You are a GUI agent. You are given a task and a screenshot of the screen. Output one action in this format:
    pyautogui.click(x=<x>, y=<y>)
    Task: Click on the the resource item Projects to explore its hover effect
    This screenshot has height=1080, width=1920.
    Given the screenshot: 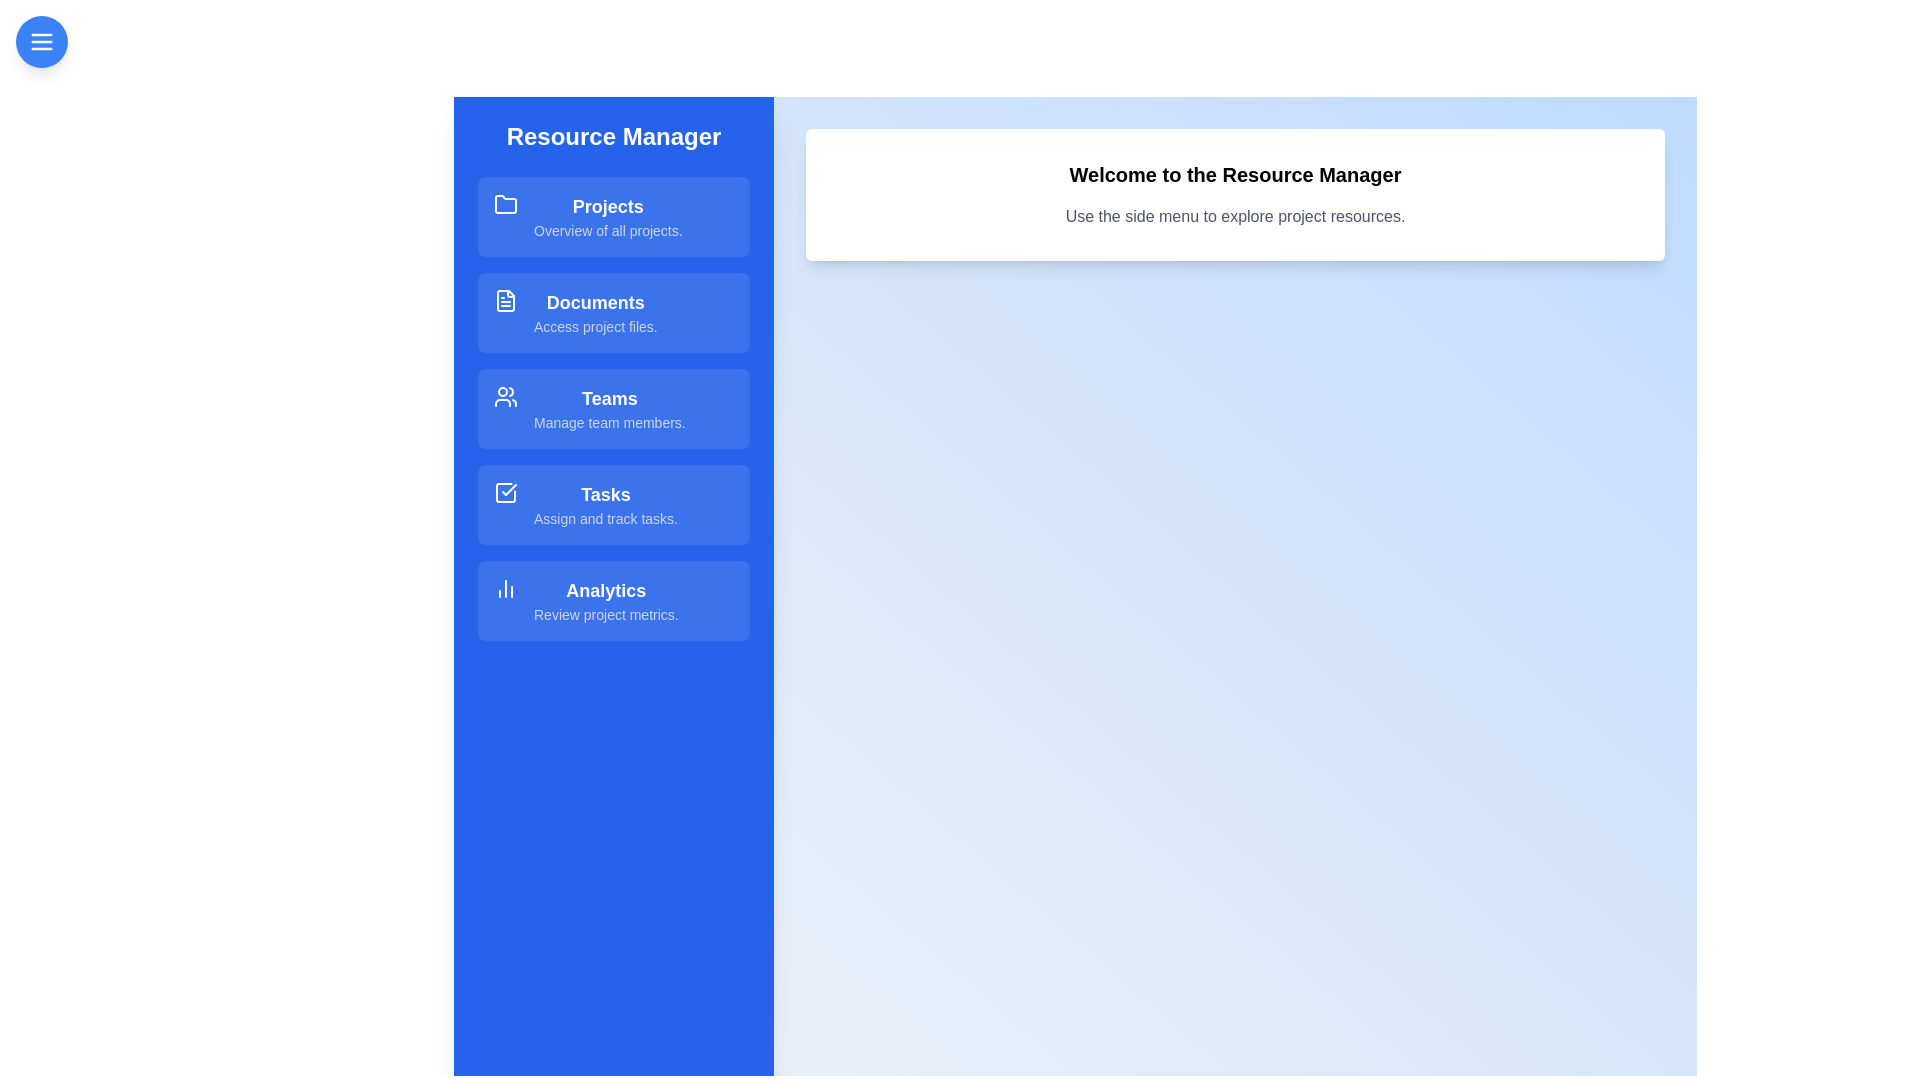 What is the action you would take?
    pyautogui.click(x=613, y=216)
    